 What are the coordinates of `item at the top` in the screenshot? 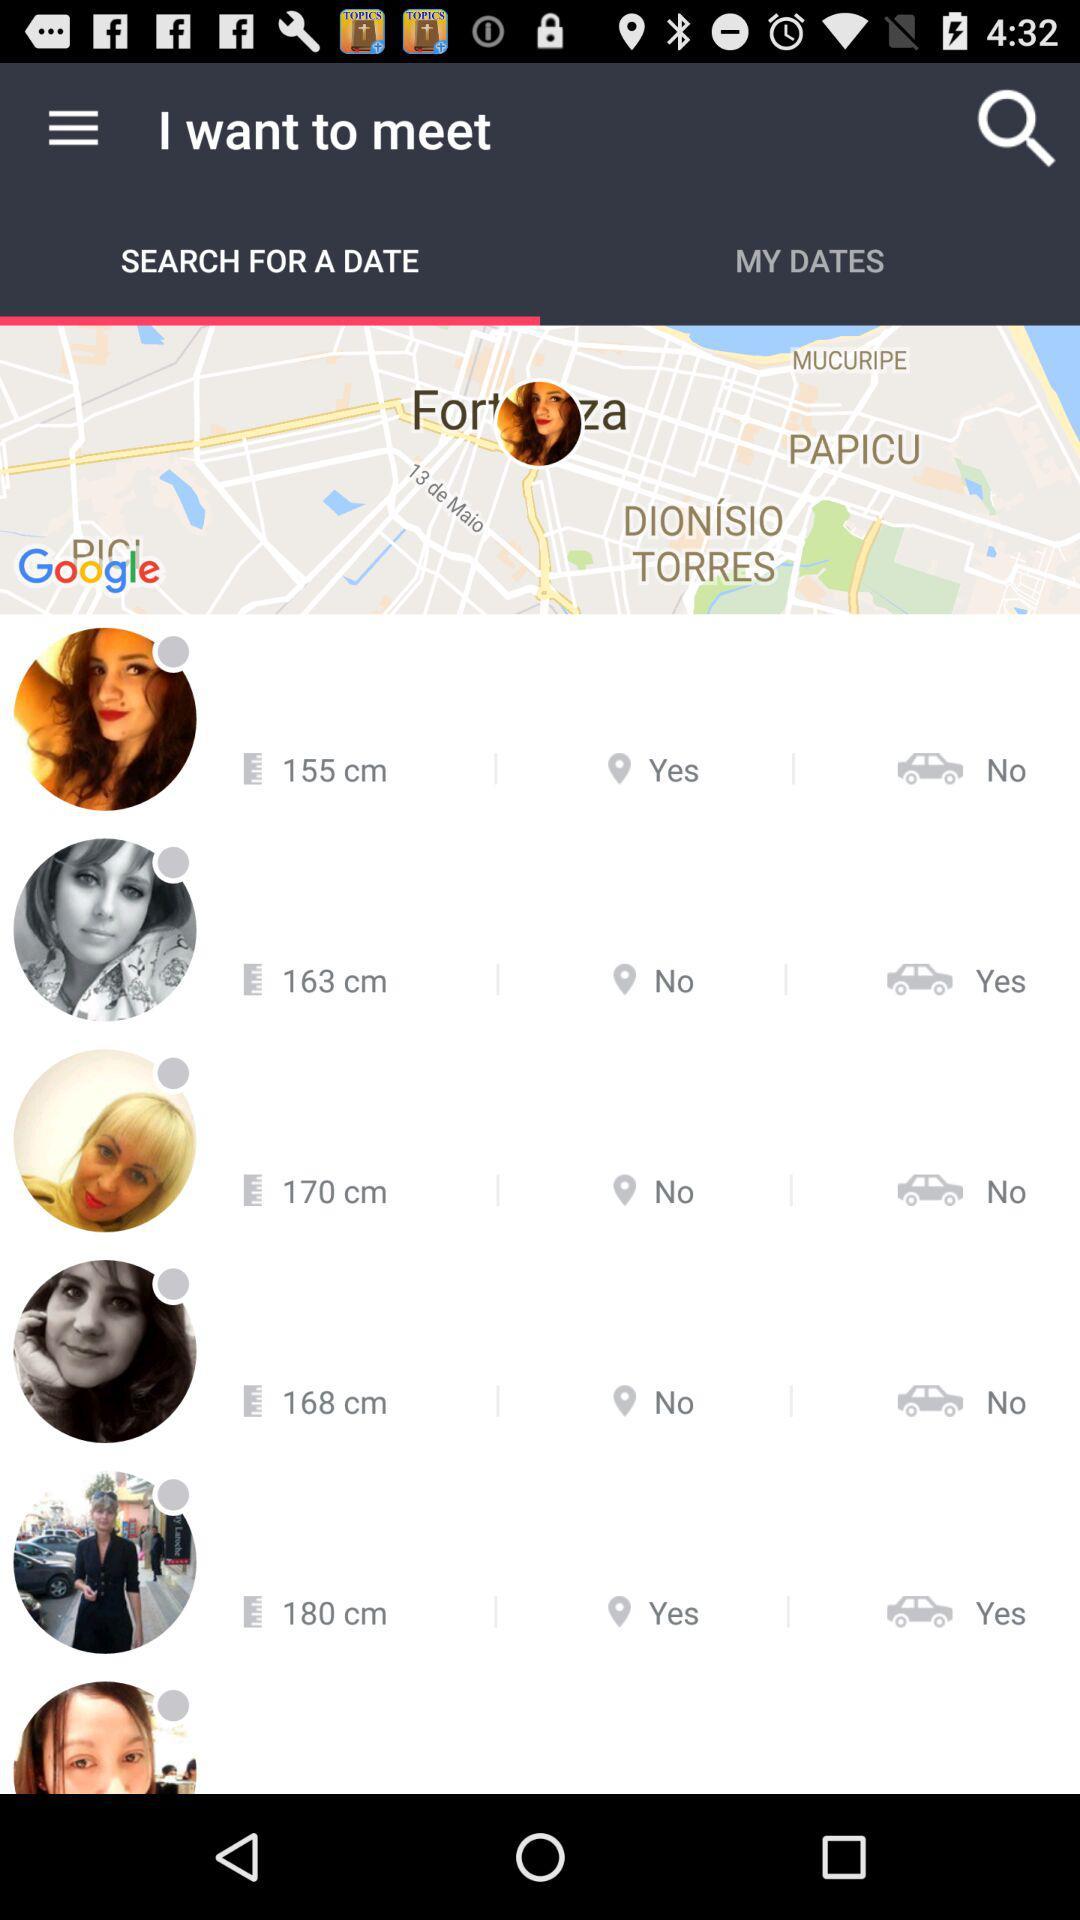 It's located at (540, 468).